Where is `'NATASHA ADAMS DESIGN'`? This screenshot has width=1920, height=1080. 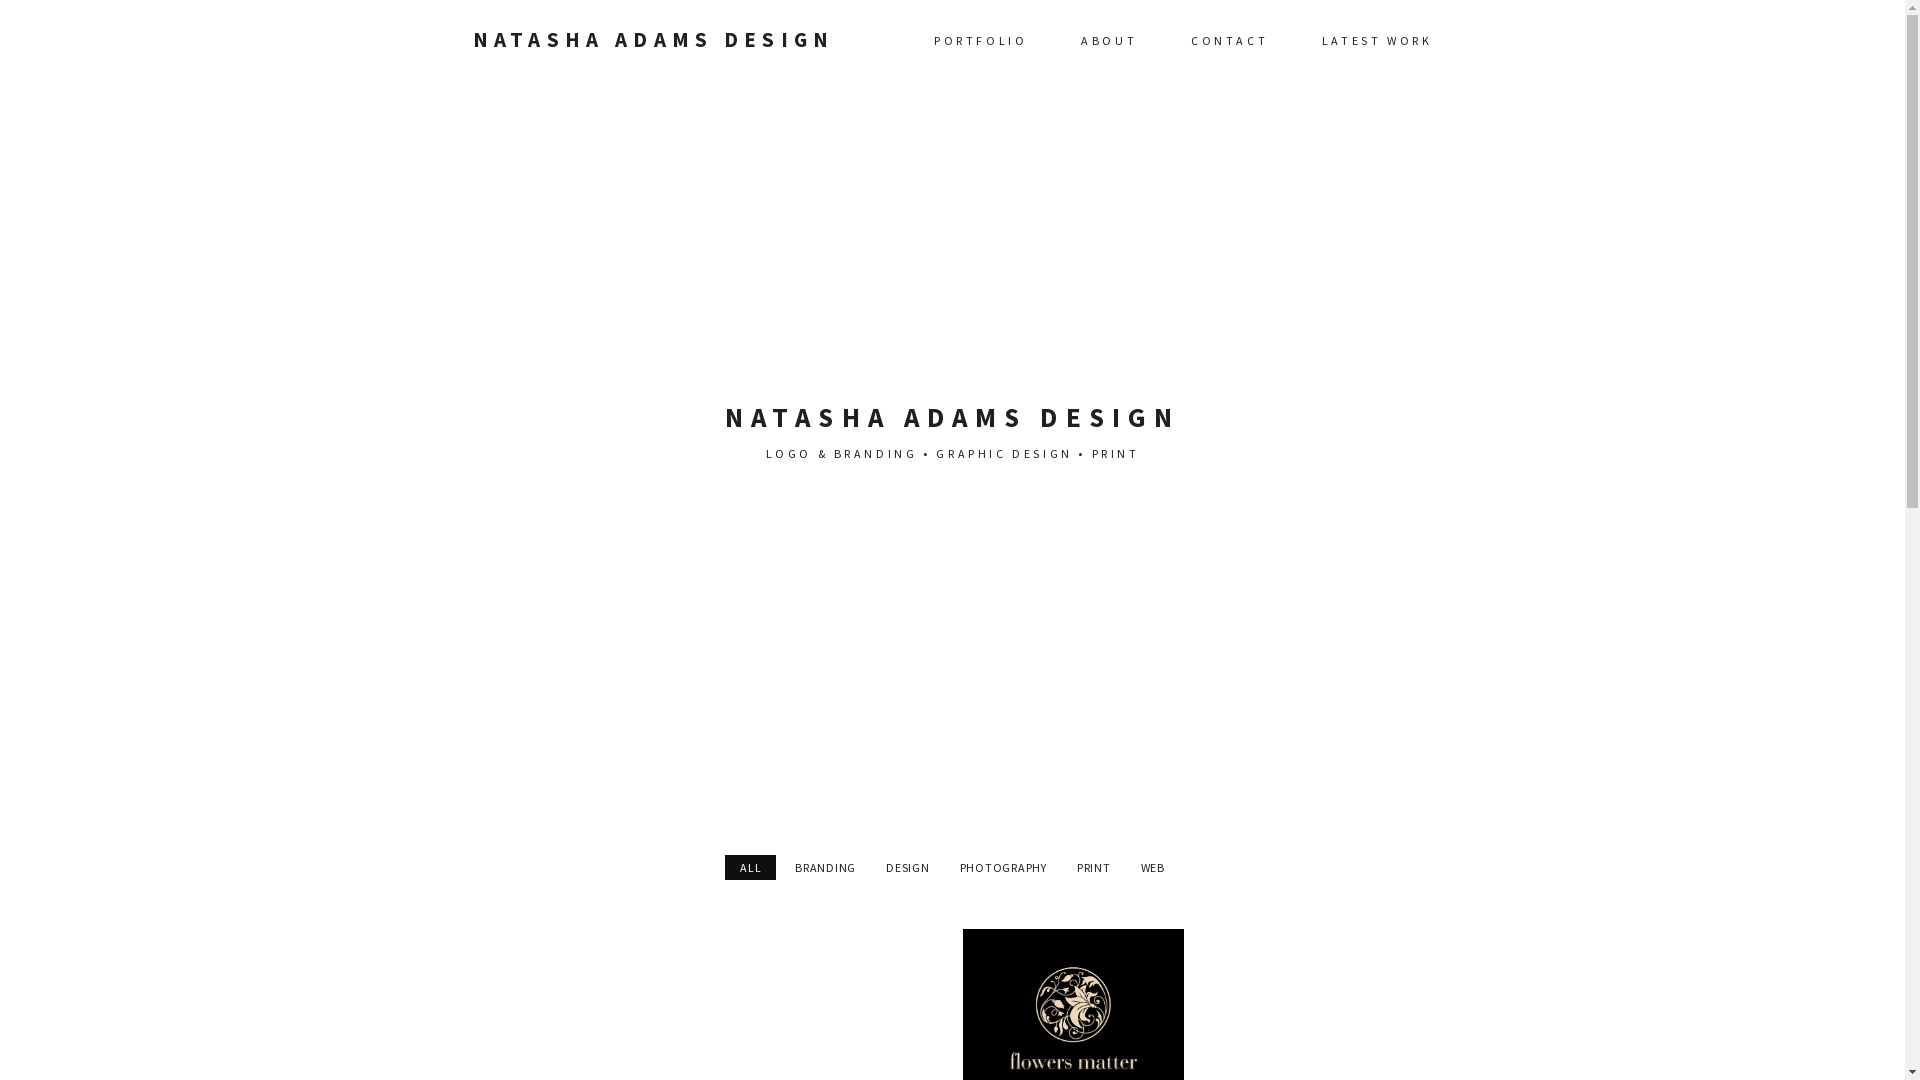
'NATASHA ADAMS DESIGN' is located at coordinates (652, 39).